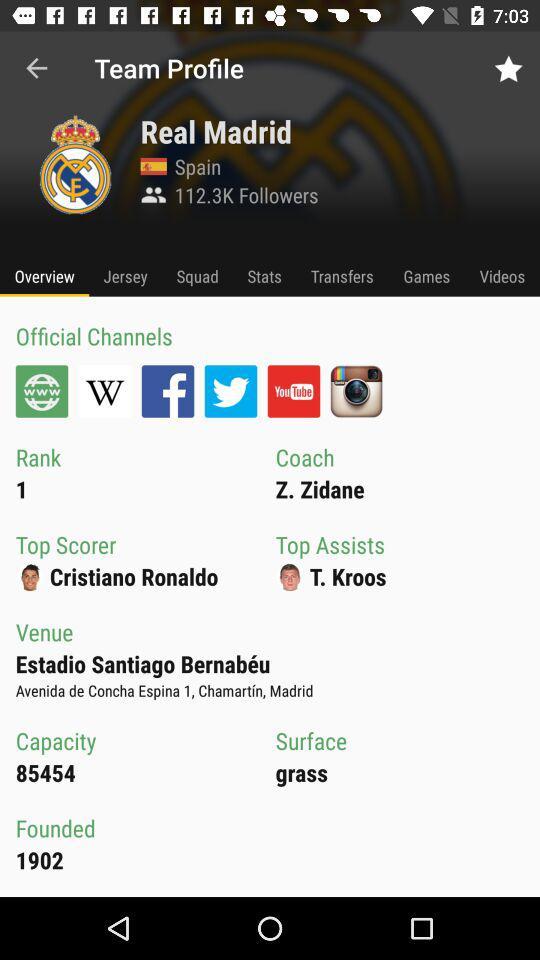 The width and height of the screenshot is (540, 960). I want to click on item next to the games icon, so click(501, 275).